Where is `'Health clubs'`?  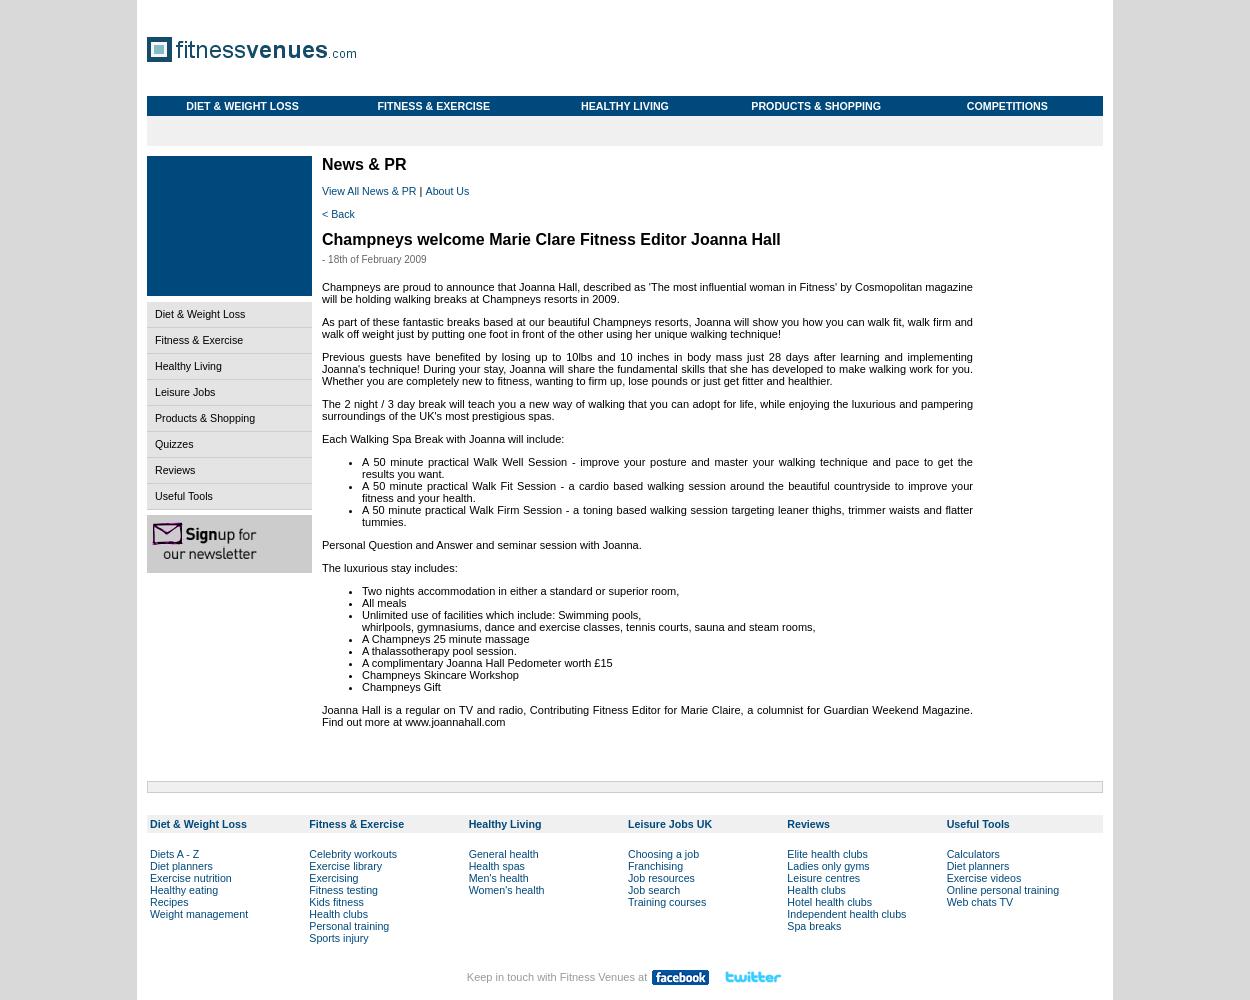 'Health clubs' is located at coordinates (336, 914).